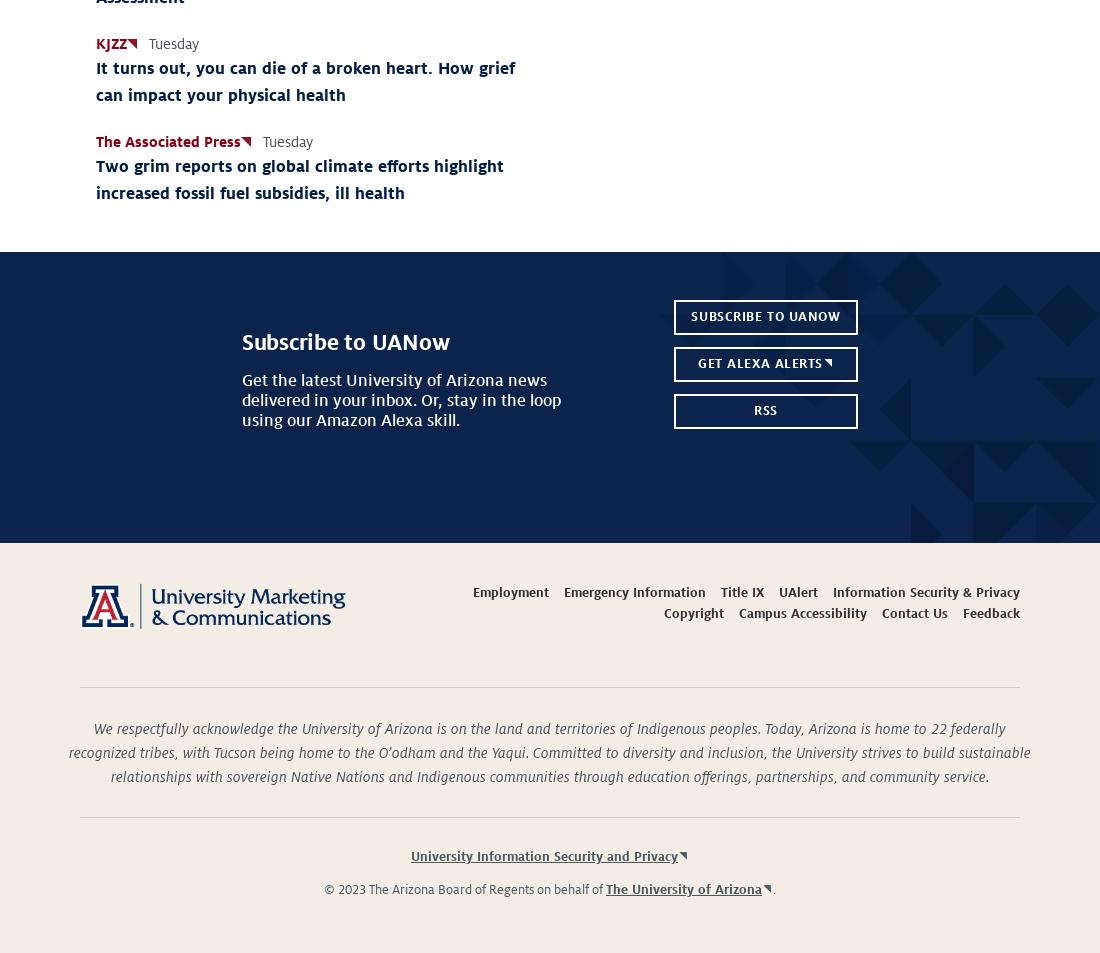 This screenshot has height=953, width=1100. What do you see at coordinates (736, 612) in the screenshot?
I see `'Campus Accessibility'` at bounding box center [736, 612].